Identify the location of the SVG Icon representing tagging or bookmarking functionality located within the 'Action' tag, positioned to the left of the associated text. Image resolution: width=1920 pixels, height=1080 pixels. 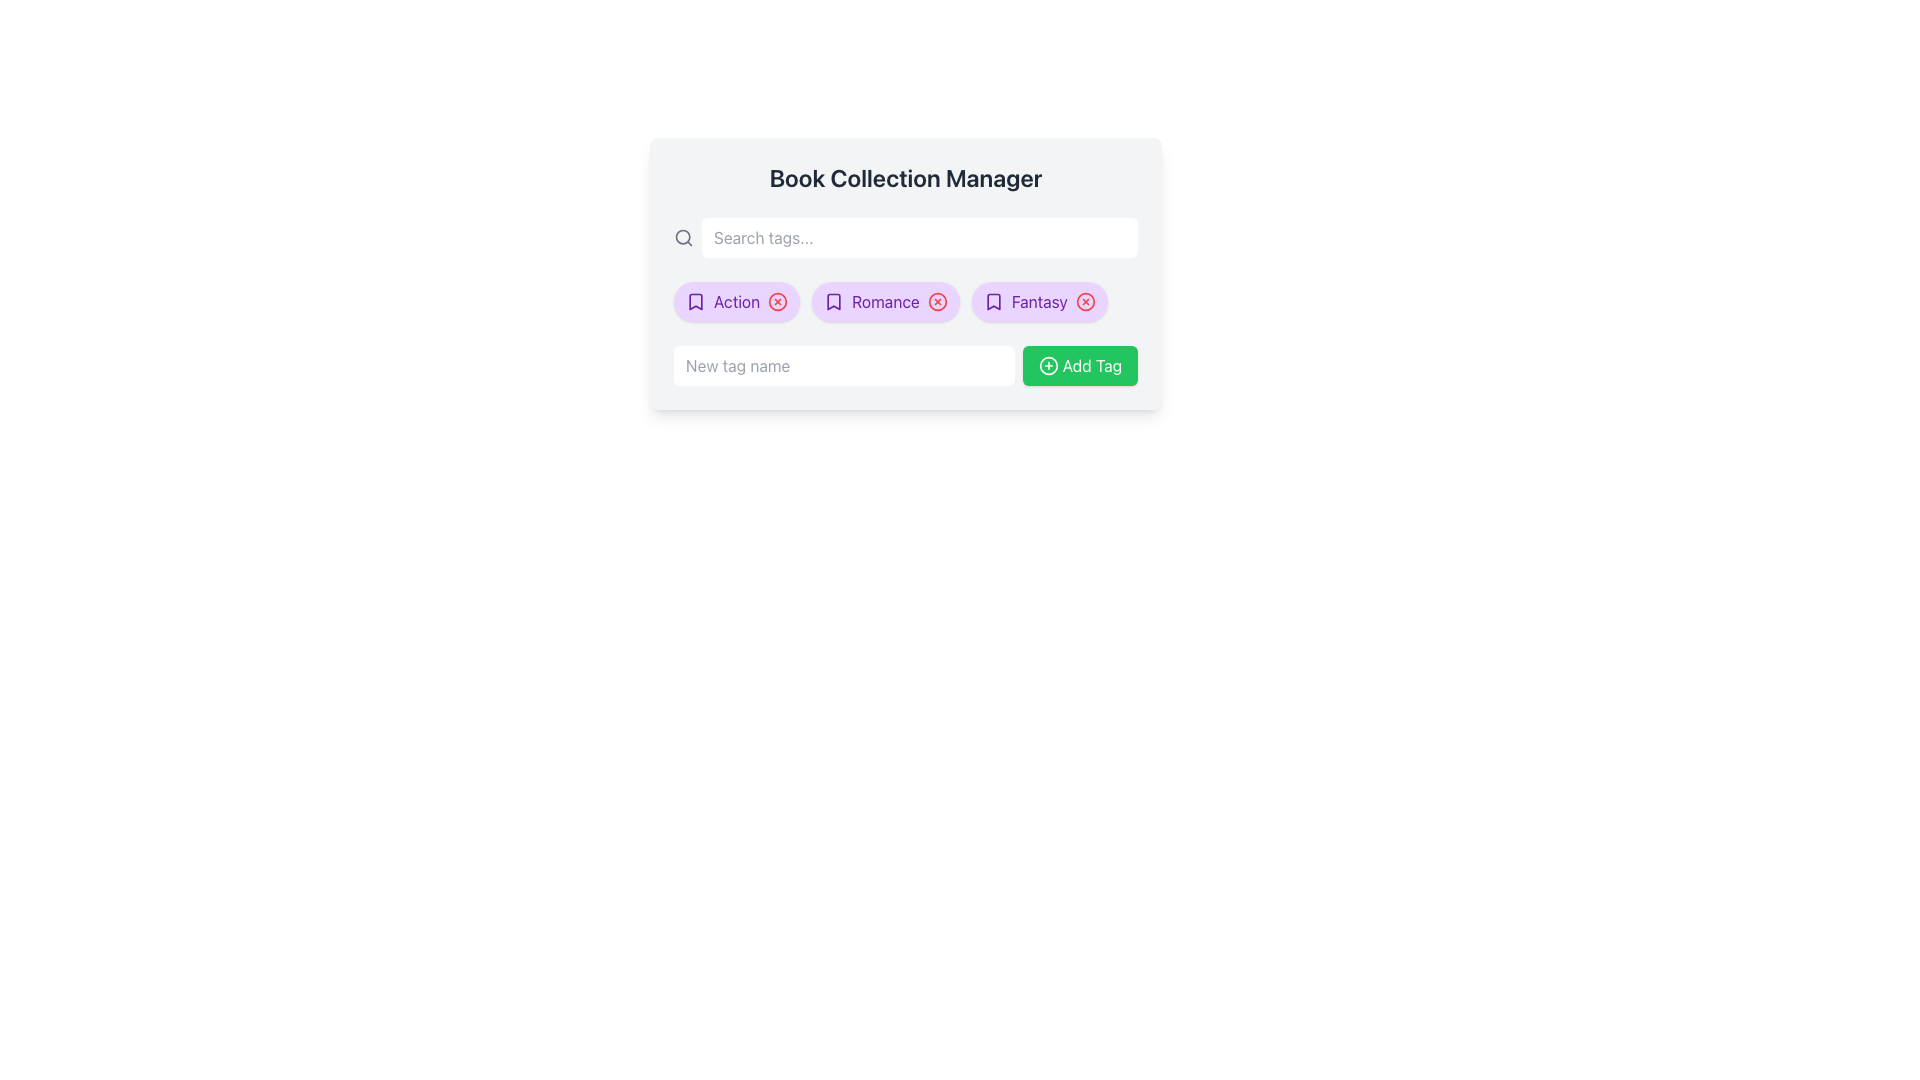
(696, 301).